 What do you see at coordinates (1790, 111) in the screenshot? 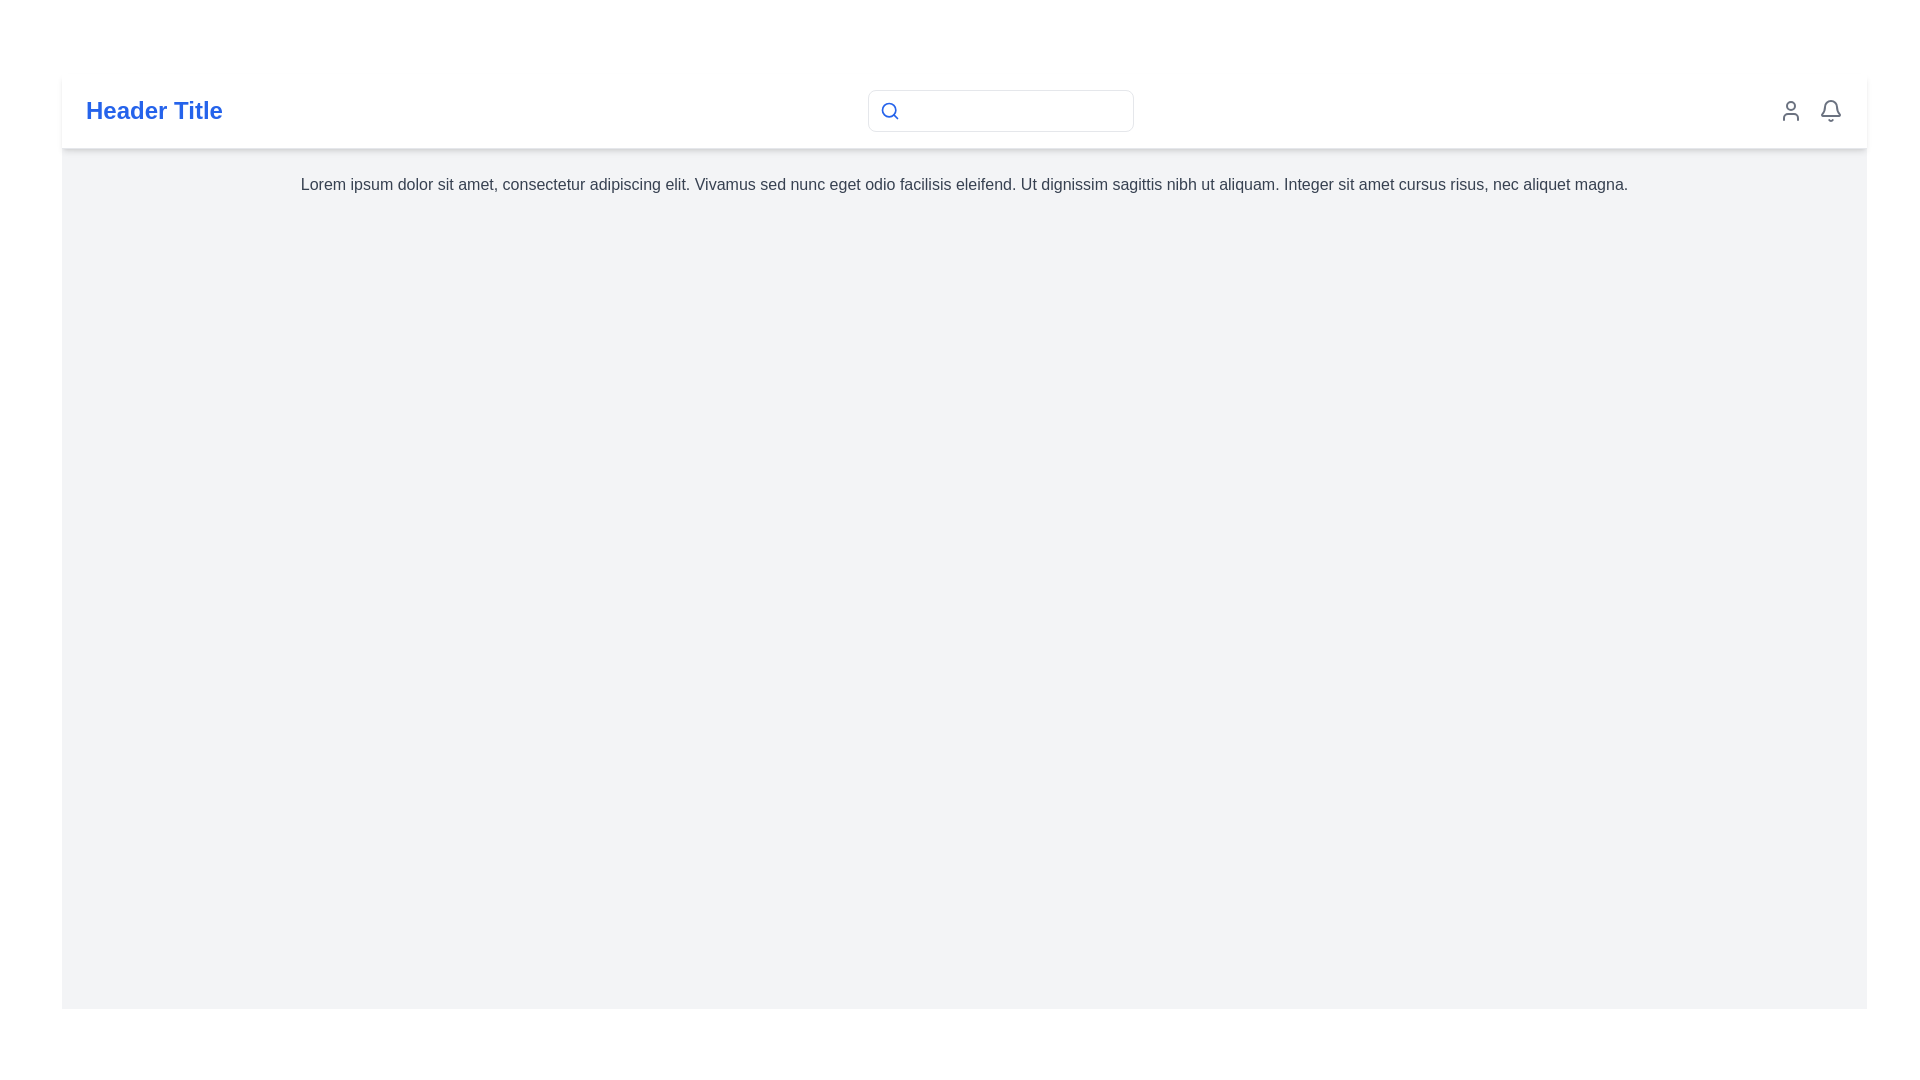
I see `the user profile icon, which is a gray person-outline icon located at the top-right corner of the header section, to change its color for visual feedback` at bounding box center [1790, 111].